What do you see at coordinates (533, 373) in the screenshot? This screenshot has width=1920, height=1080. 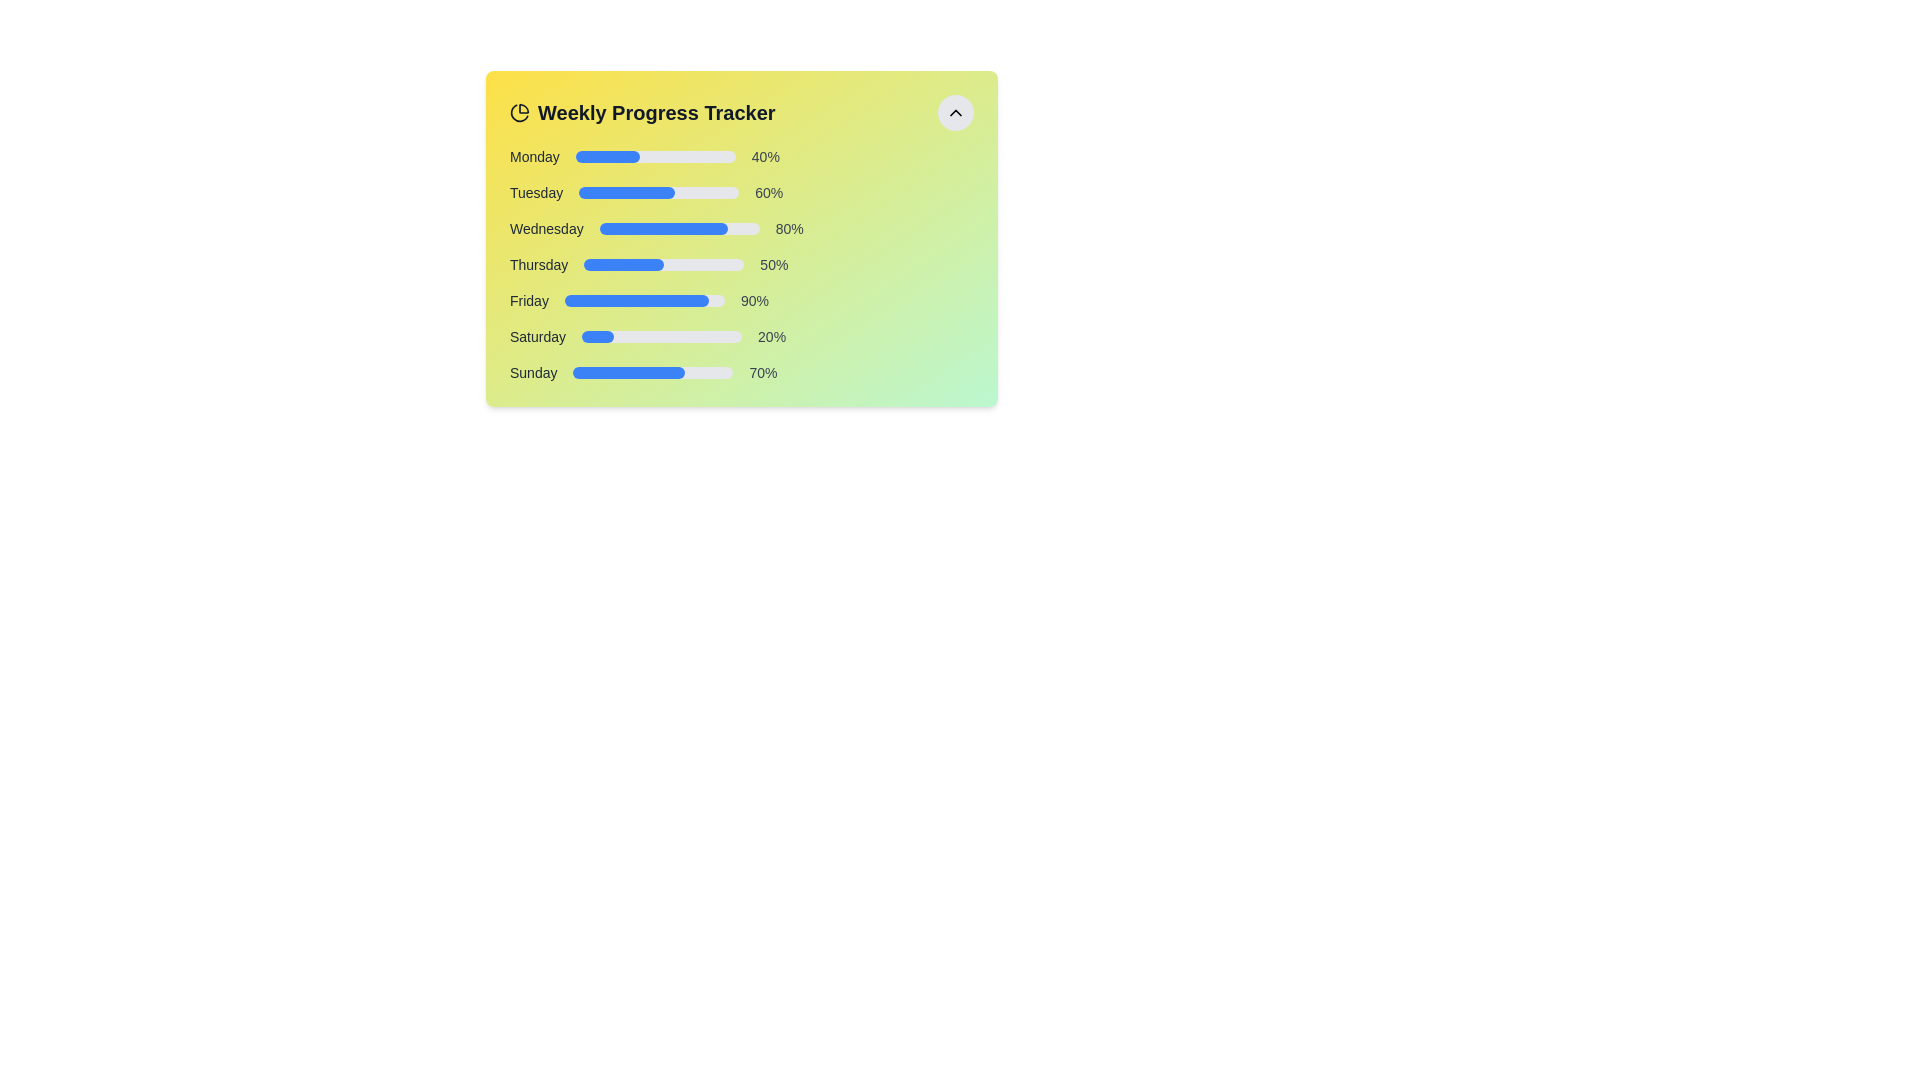 I see `the text label indicating 'Sunday' within the Weekly Progress Tracker panel, which is positioned at the start of the row for that day` at bounding box center [533, 373].